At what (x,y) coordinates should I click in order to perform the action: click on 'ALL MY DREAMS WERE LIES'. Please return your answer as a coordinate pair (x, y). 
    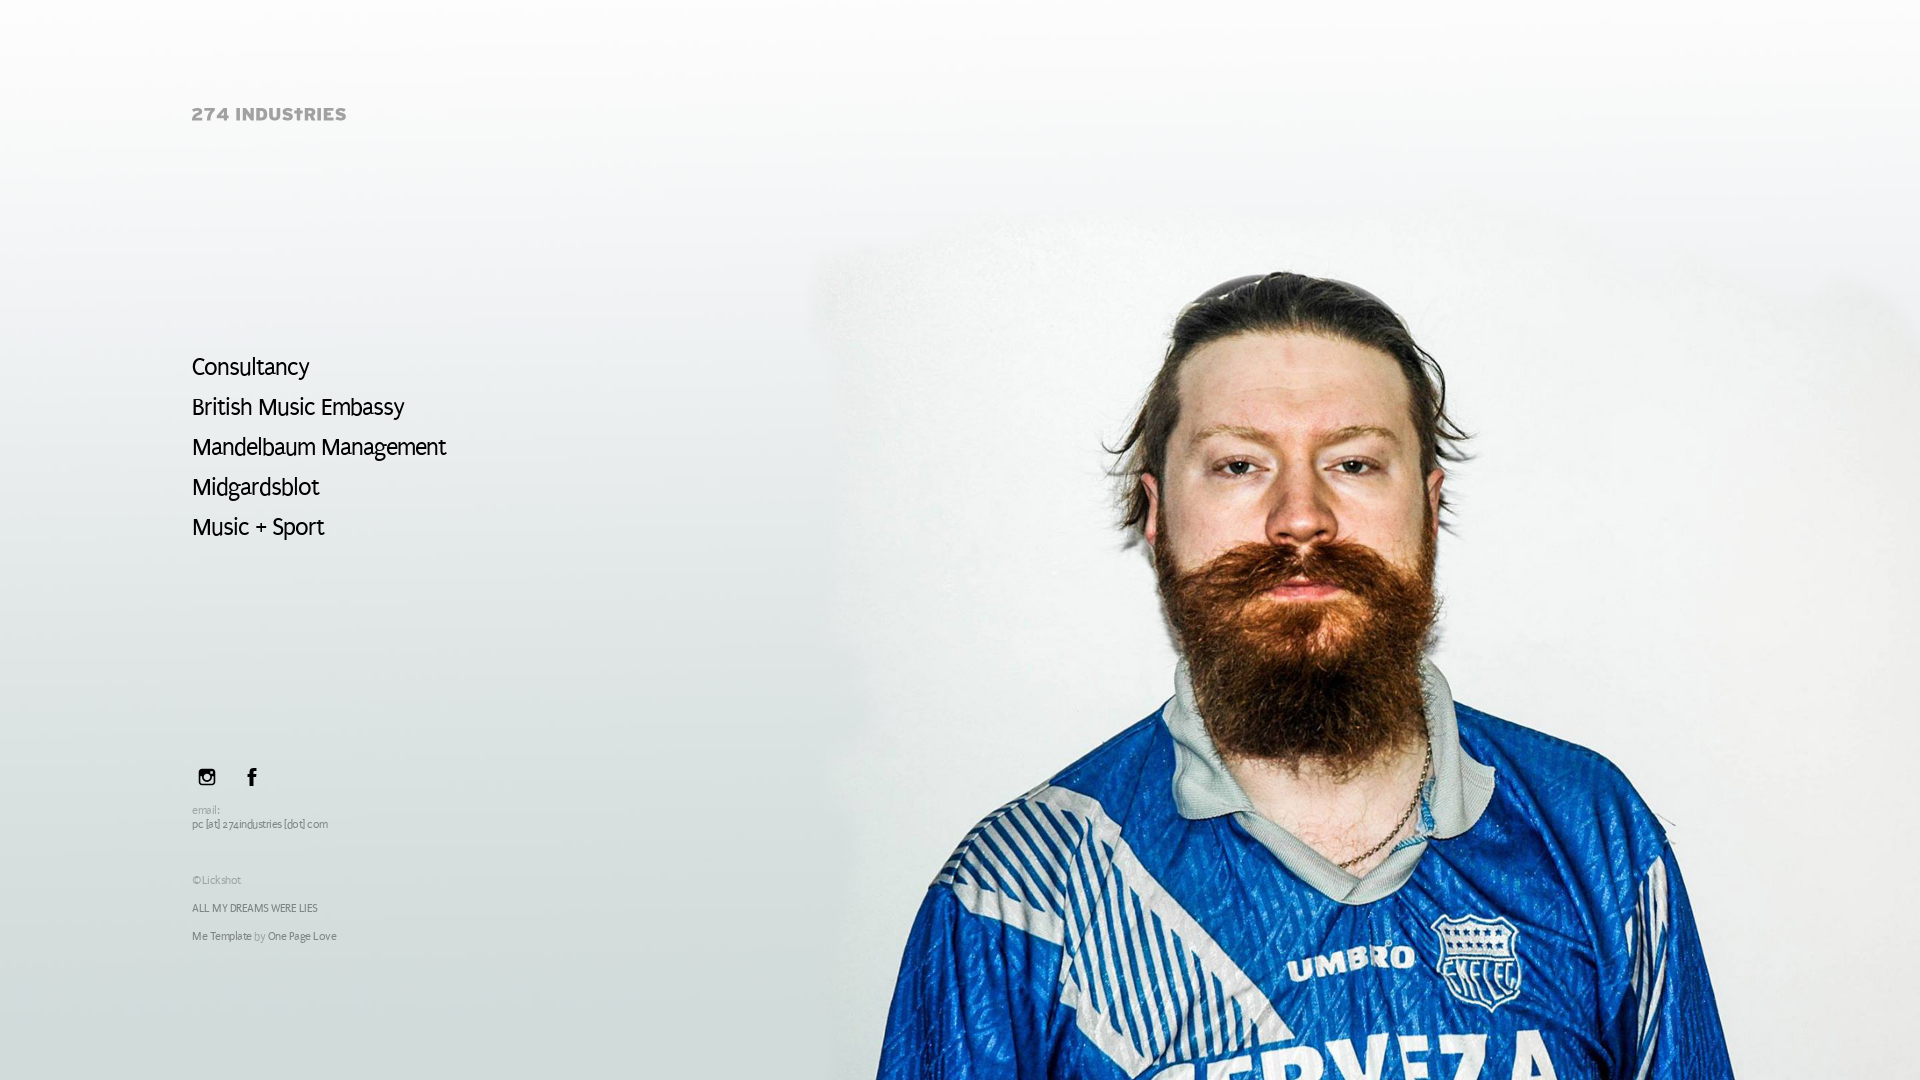
    Looking at the image, I should click on (192, 908).